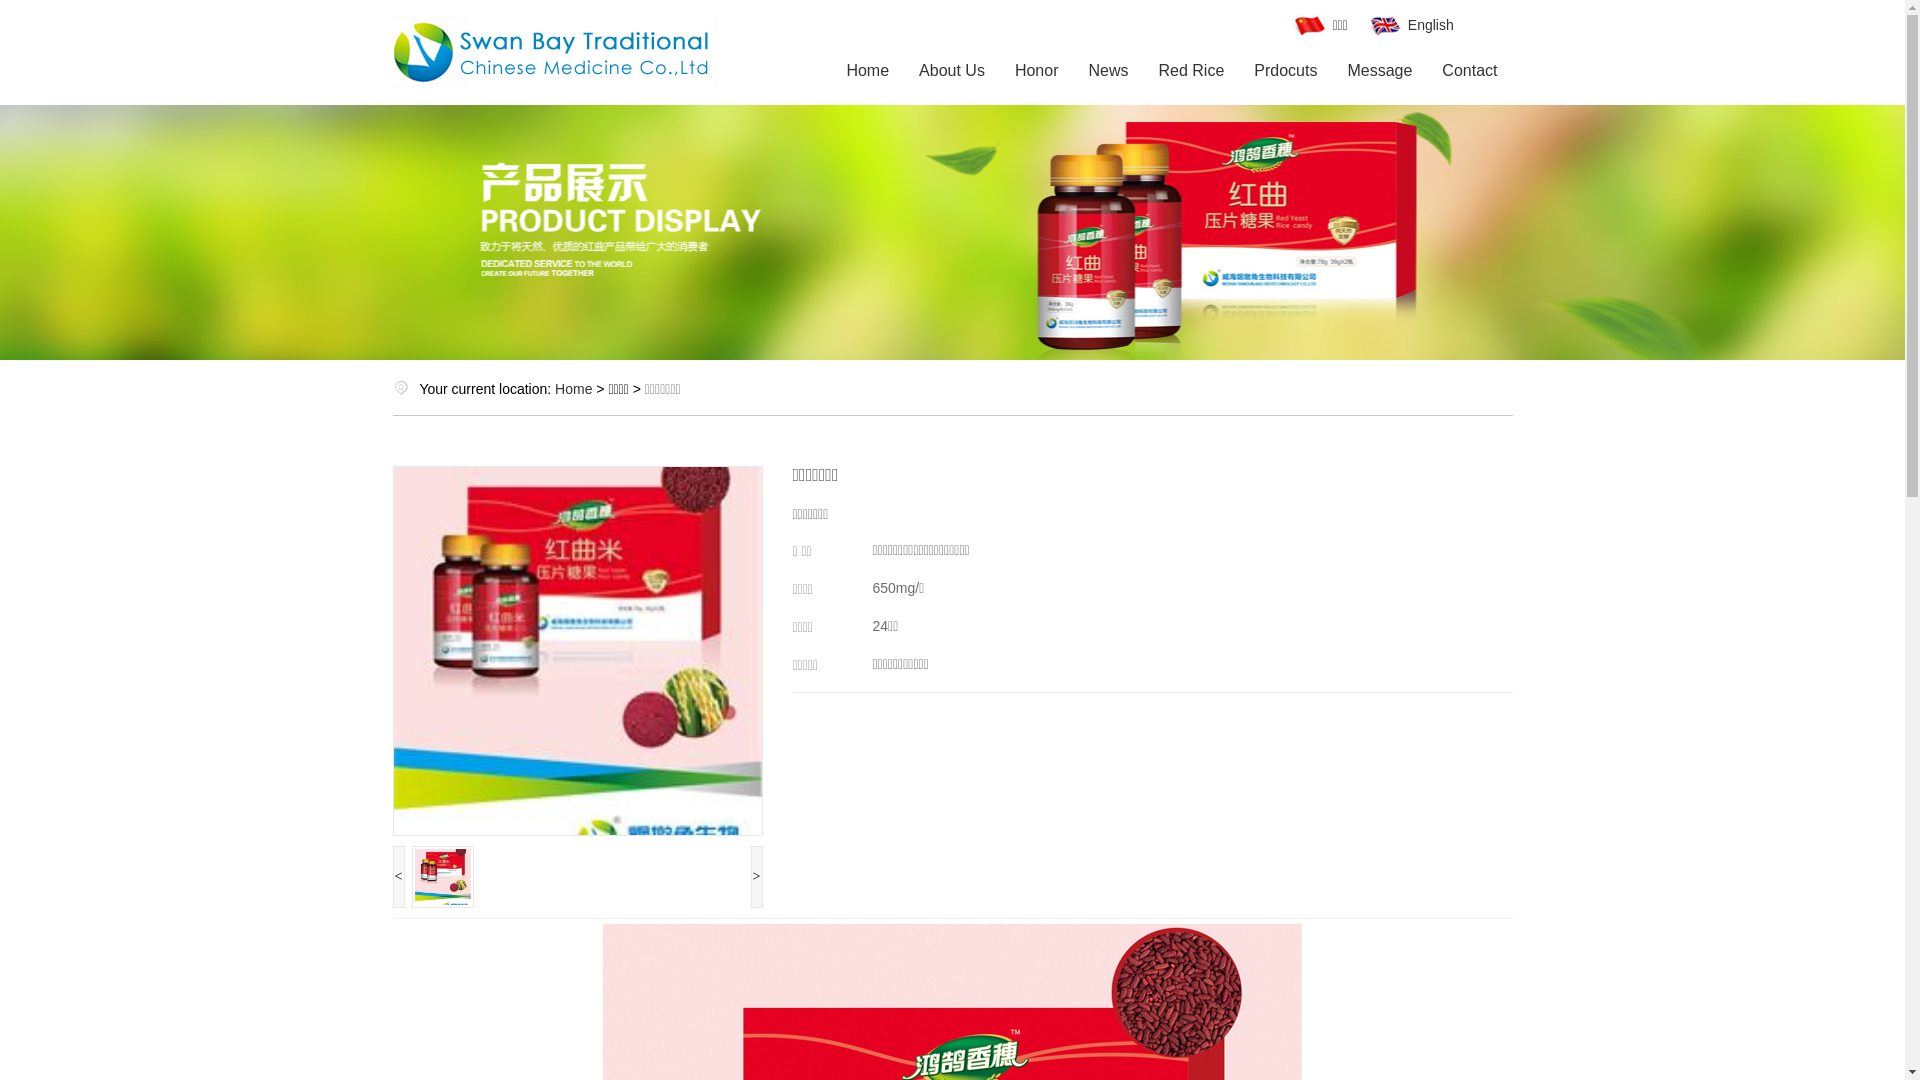 The height and width of the screenshot is (1080, 1920). Describe the element at coordinates (1347, 69) in the screenshot. I see `'Message'` at that location.